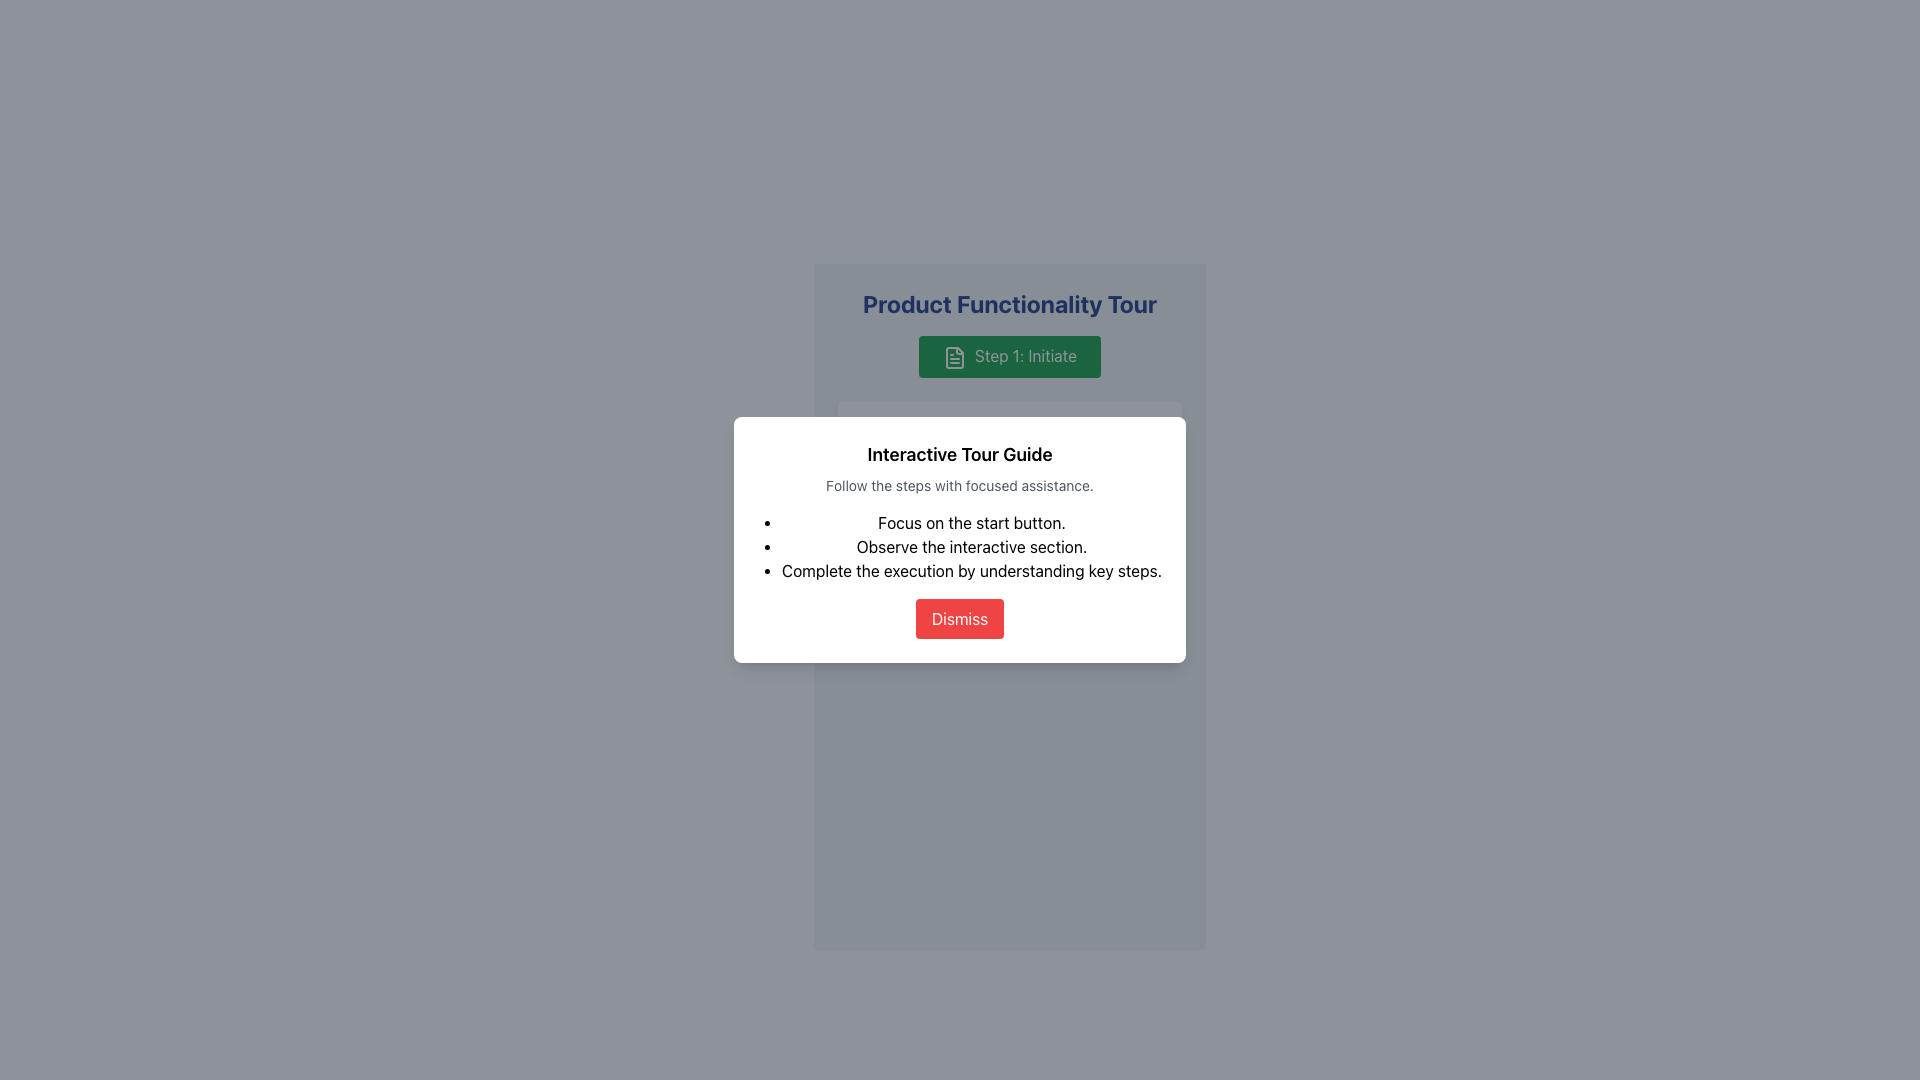 The image size is (1920, 1080). What do you see at coordinates (971, 546) in the screenshot?
I see `the list item containing the text 'Observe the interactive section.'` at bounding box center [971, 546].